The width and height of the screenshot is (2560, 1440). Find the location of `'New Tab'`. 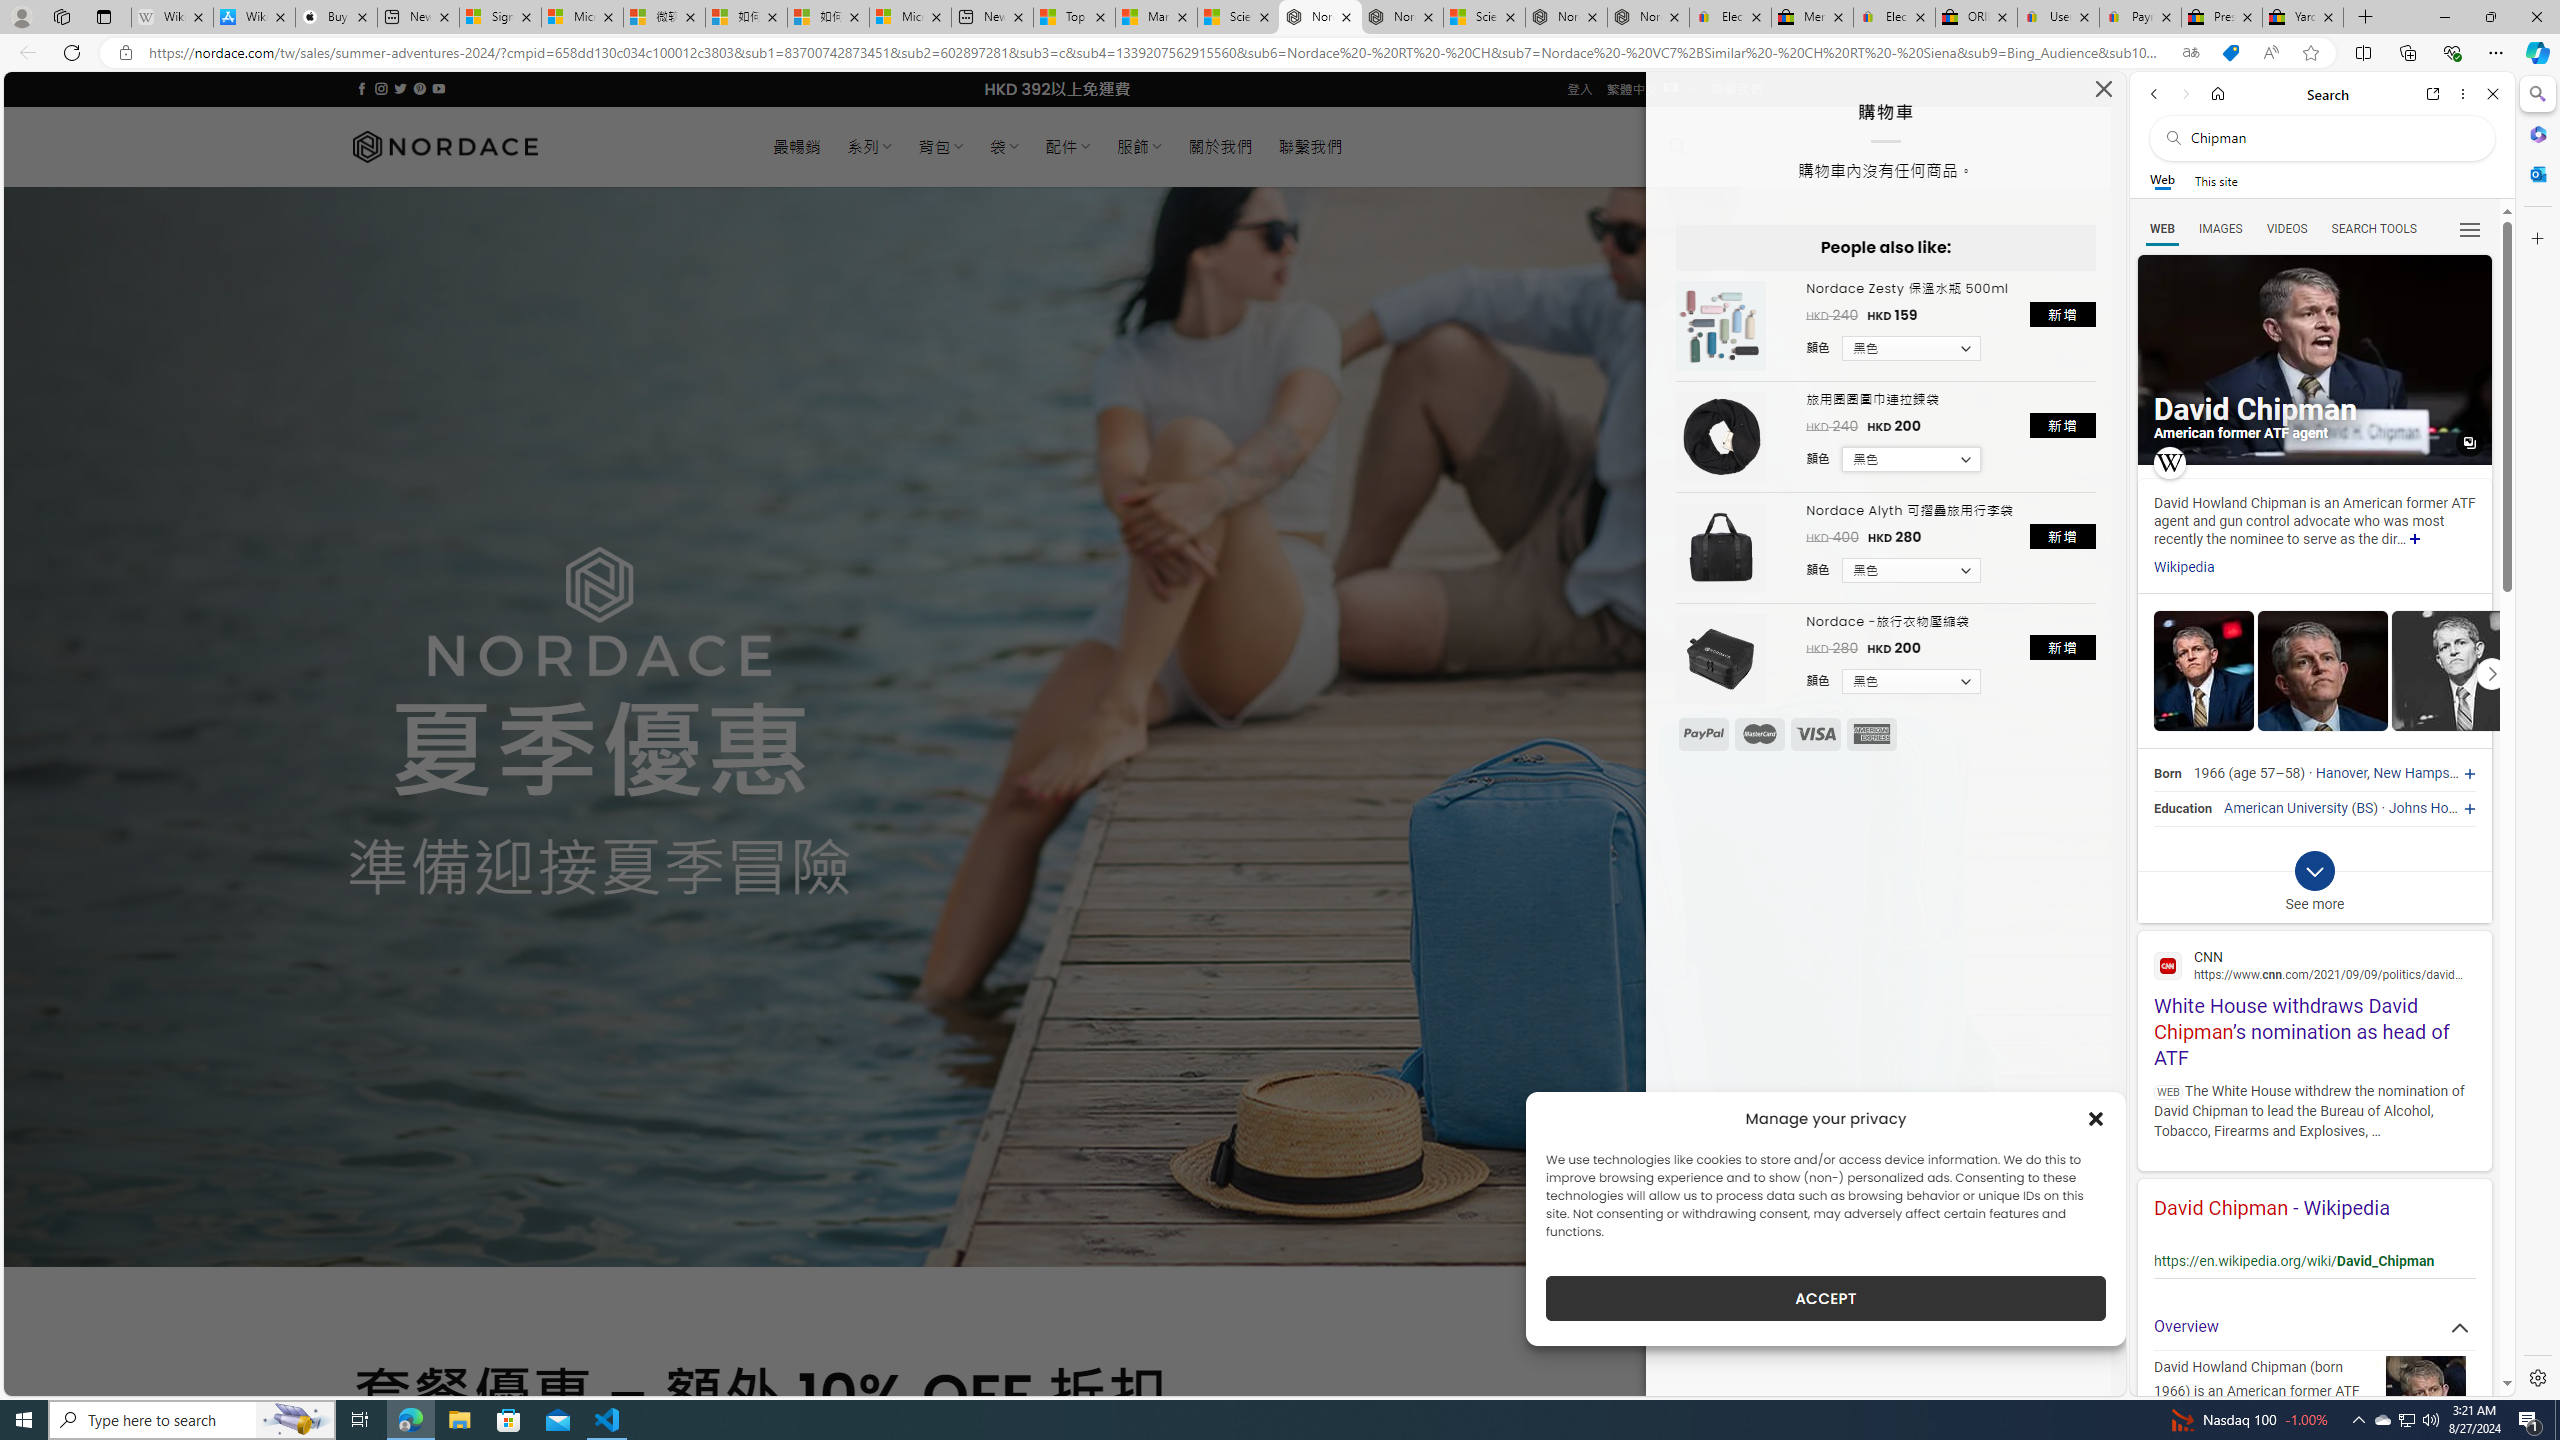

'New Tab' is located at coordinates (2365, 16).